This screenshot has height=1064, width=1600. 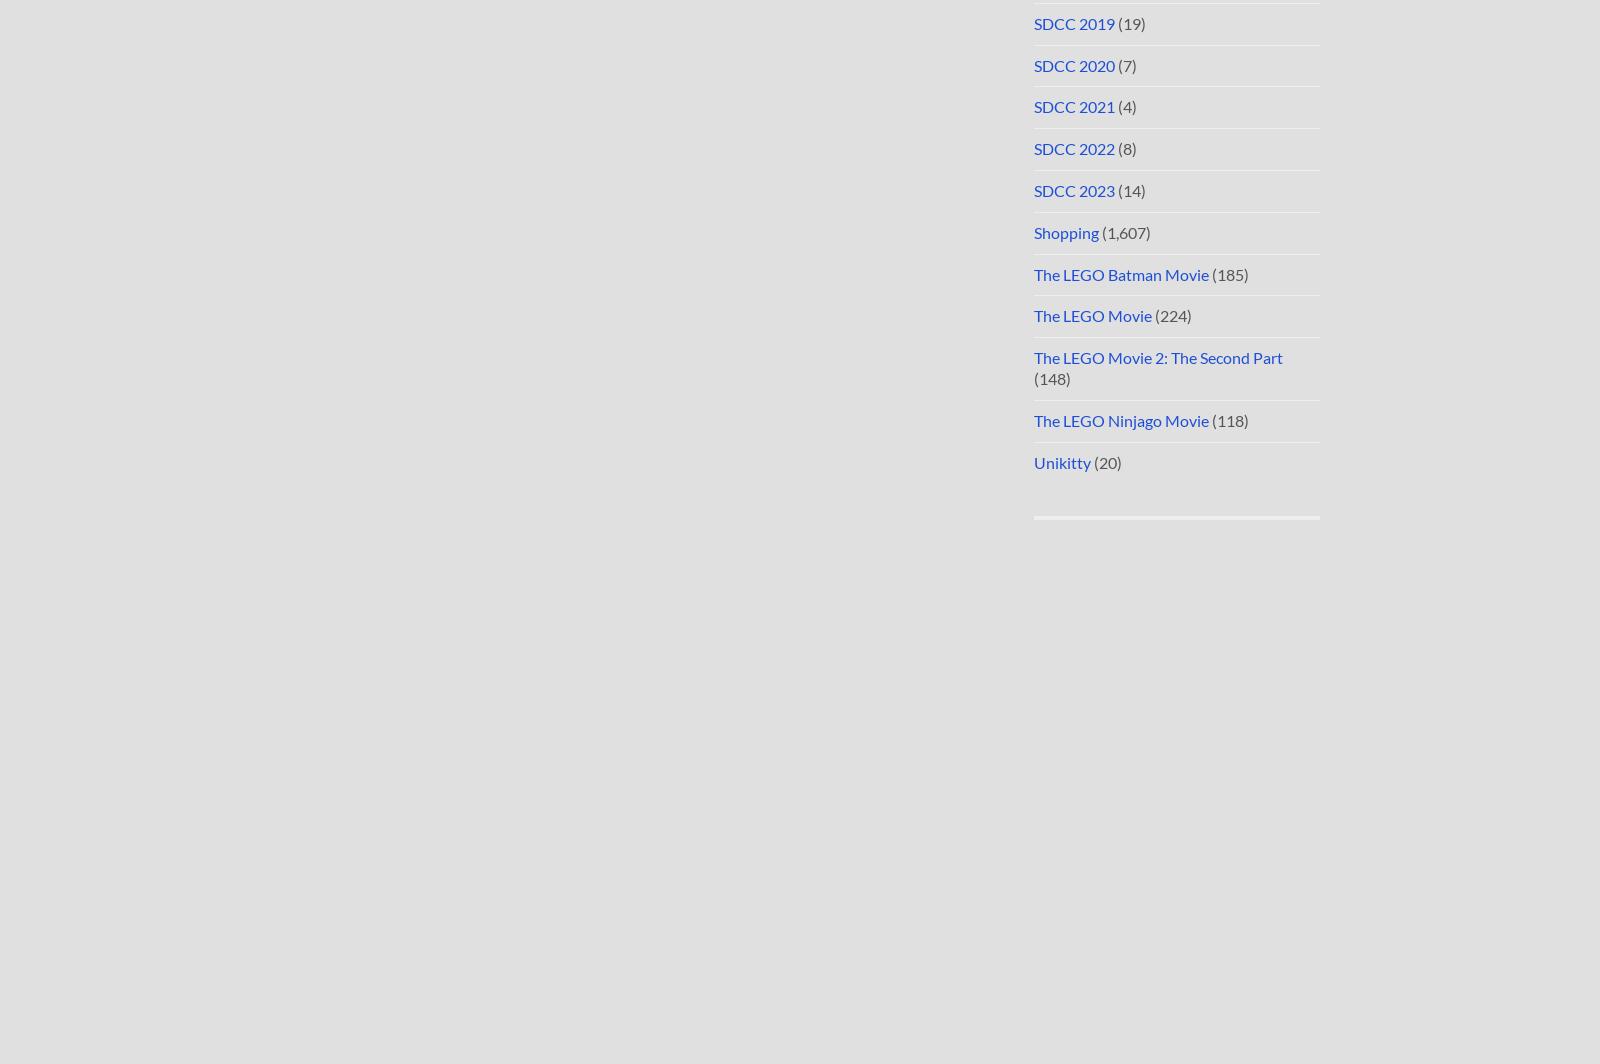 What do you see at coordinates (1074, 190) in the screenshot?
I see `'SDCC 2023'` at bounding box center [1074, 190].